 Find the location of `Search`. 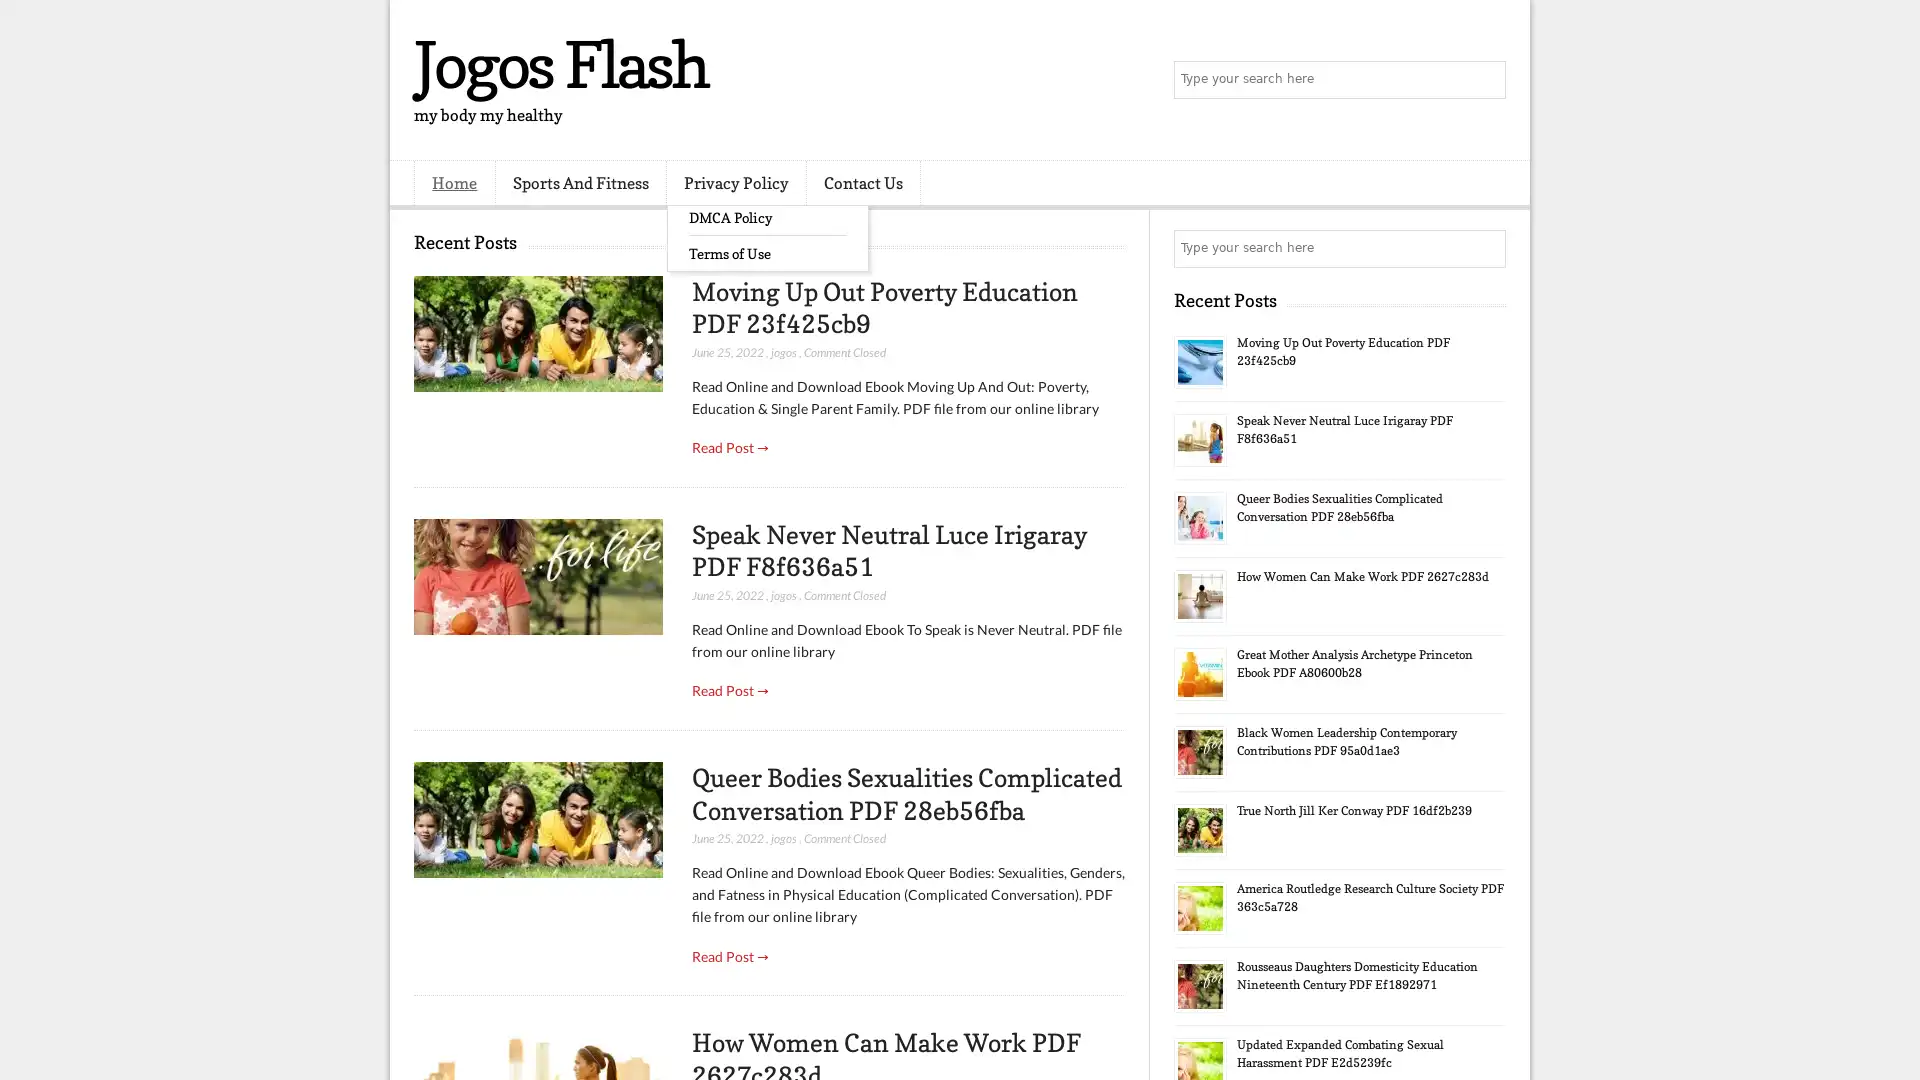

Search is located at coordinates (1485, 80).